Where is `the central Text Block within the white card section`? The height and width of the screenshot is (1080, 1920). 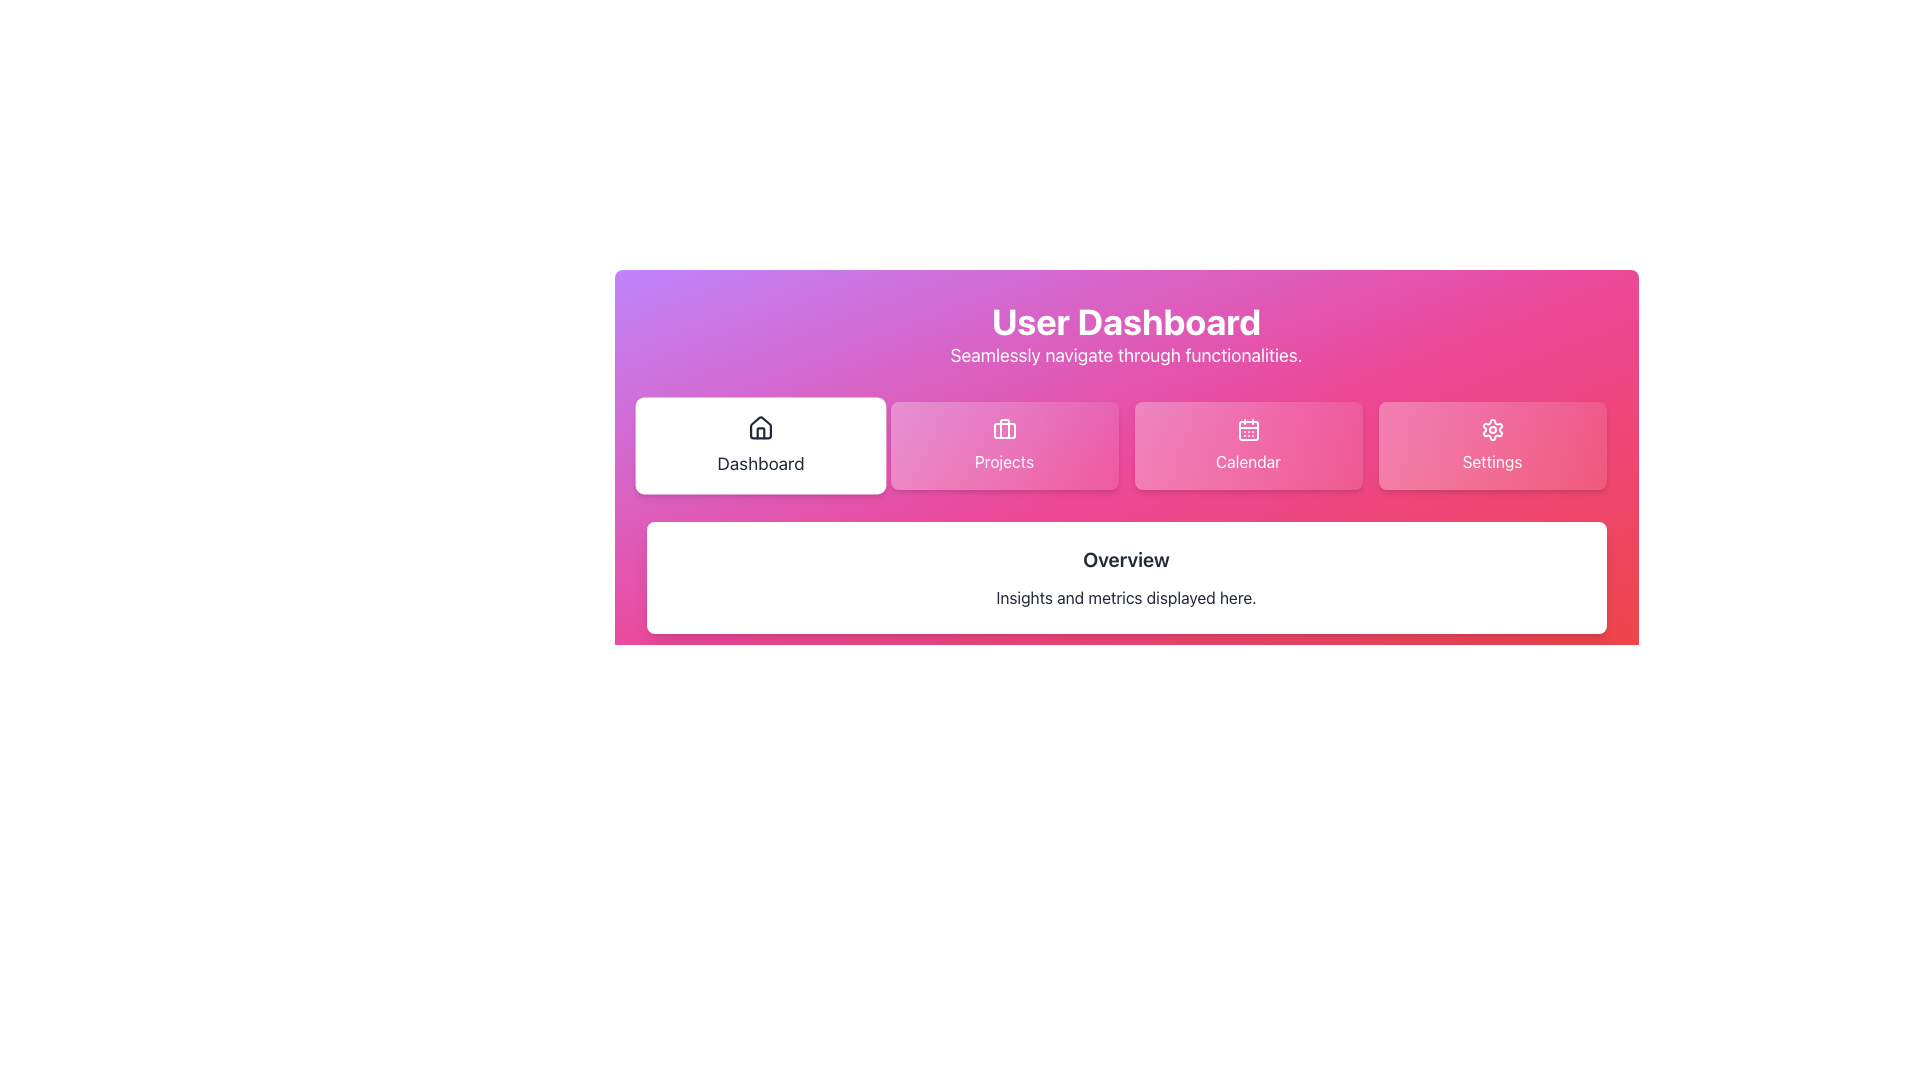
the central Text Block within the white card section is located at coordinates (1126, 578).